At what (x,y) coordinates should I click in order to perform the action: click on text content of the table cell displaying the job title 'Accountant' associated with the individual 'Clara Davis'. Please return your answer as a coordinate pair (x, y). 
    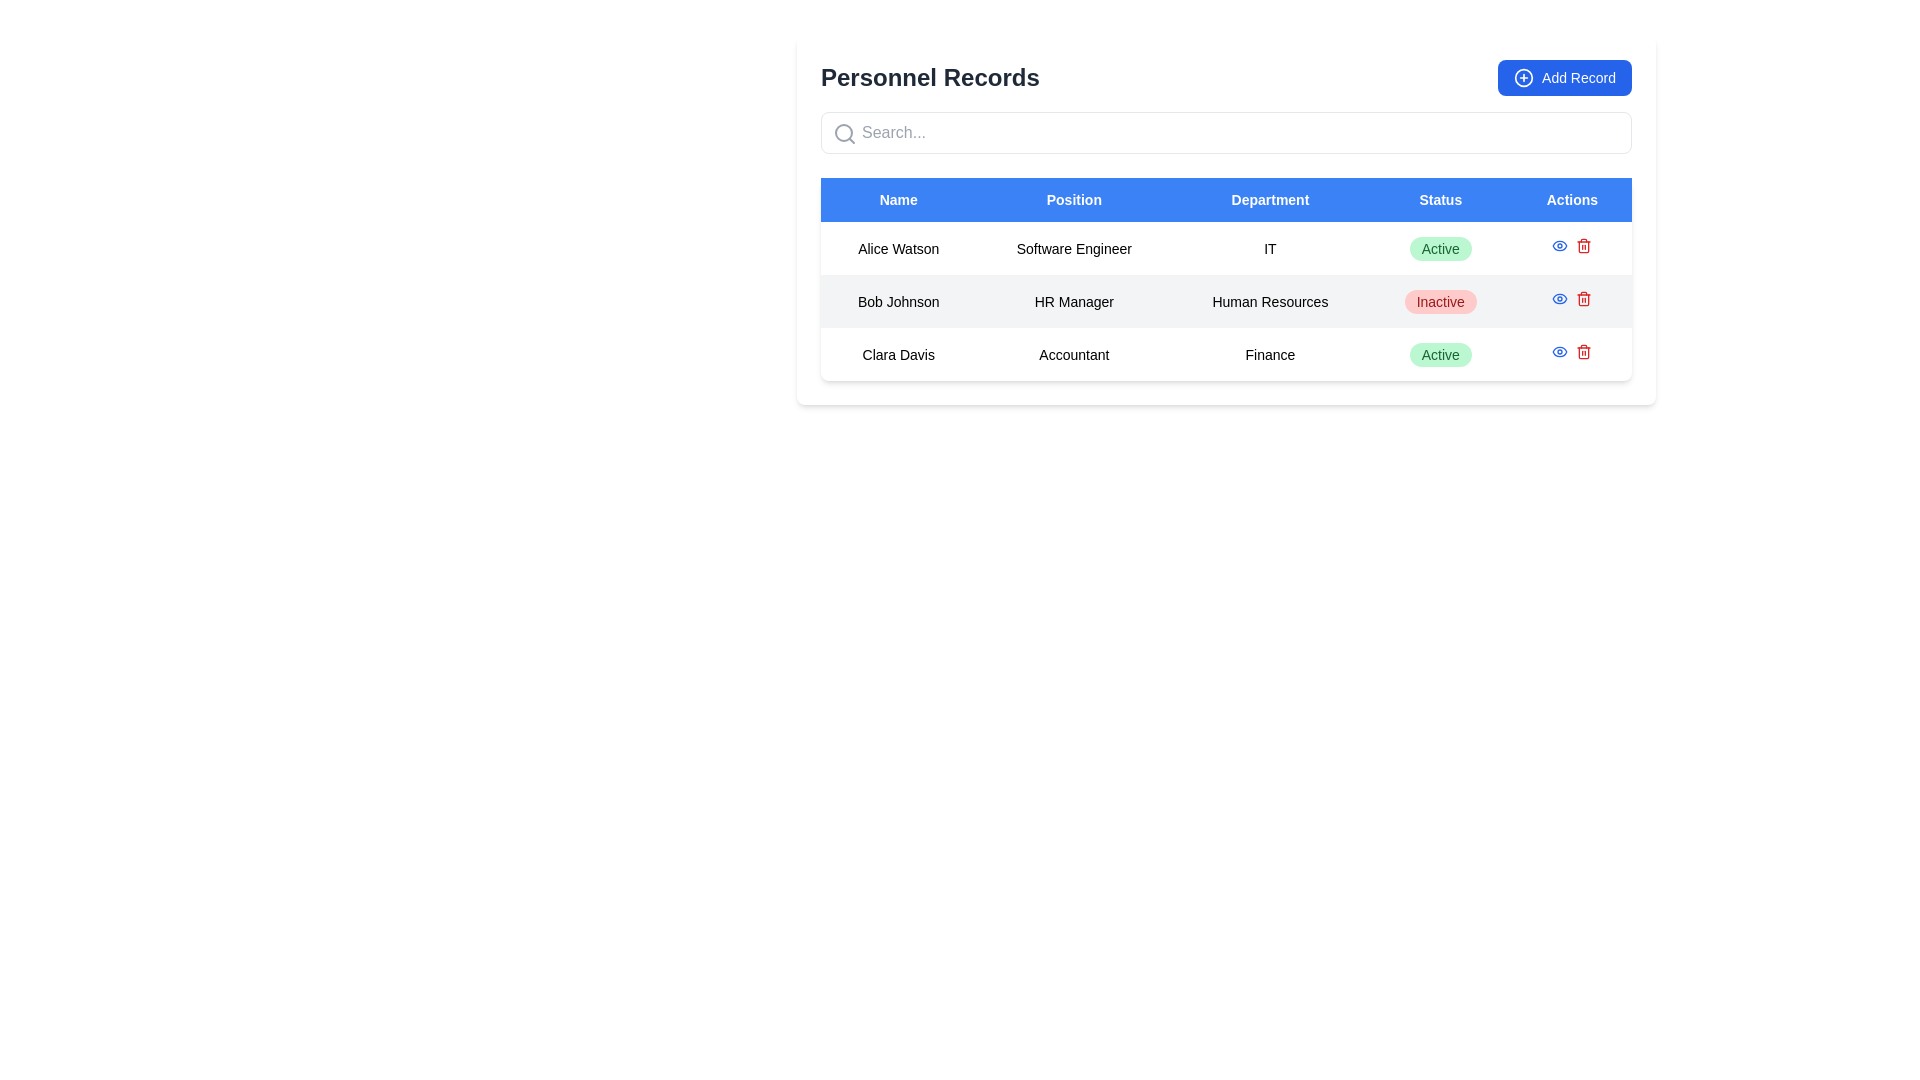
    Looking at the image, I should click on (1073, 353).